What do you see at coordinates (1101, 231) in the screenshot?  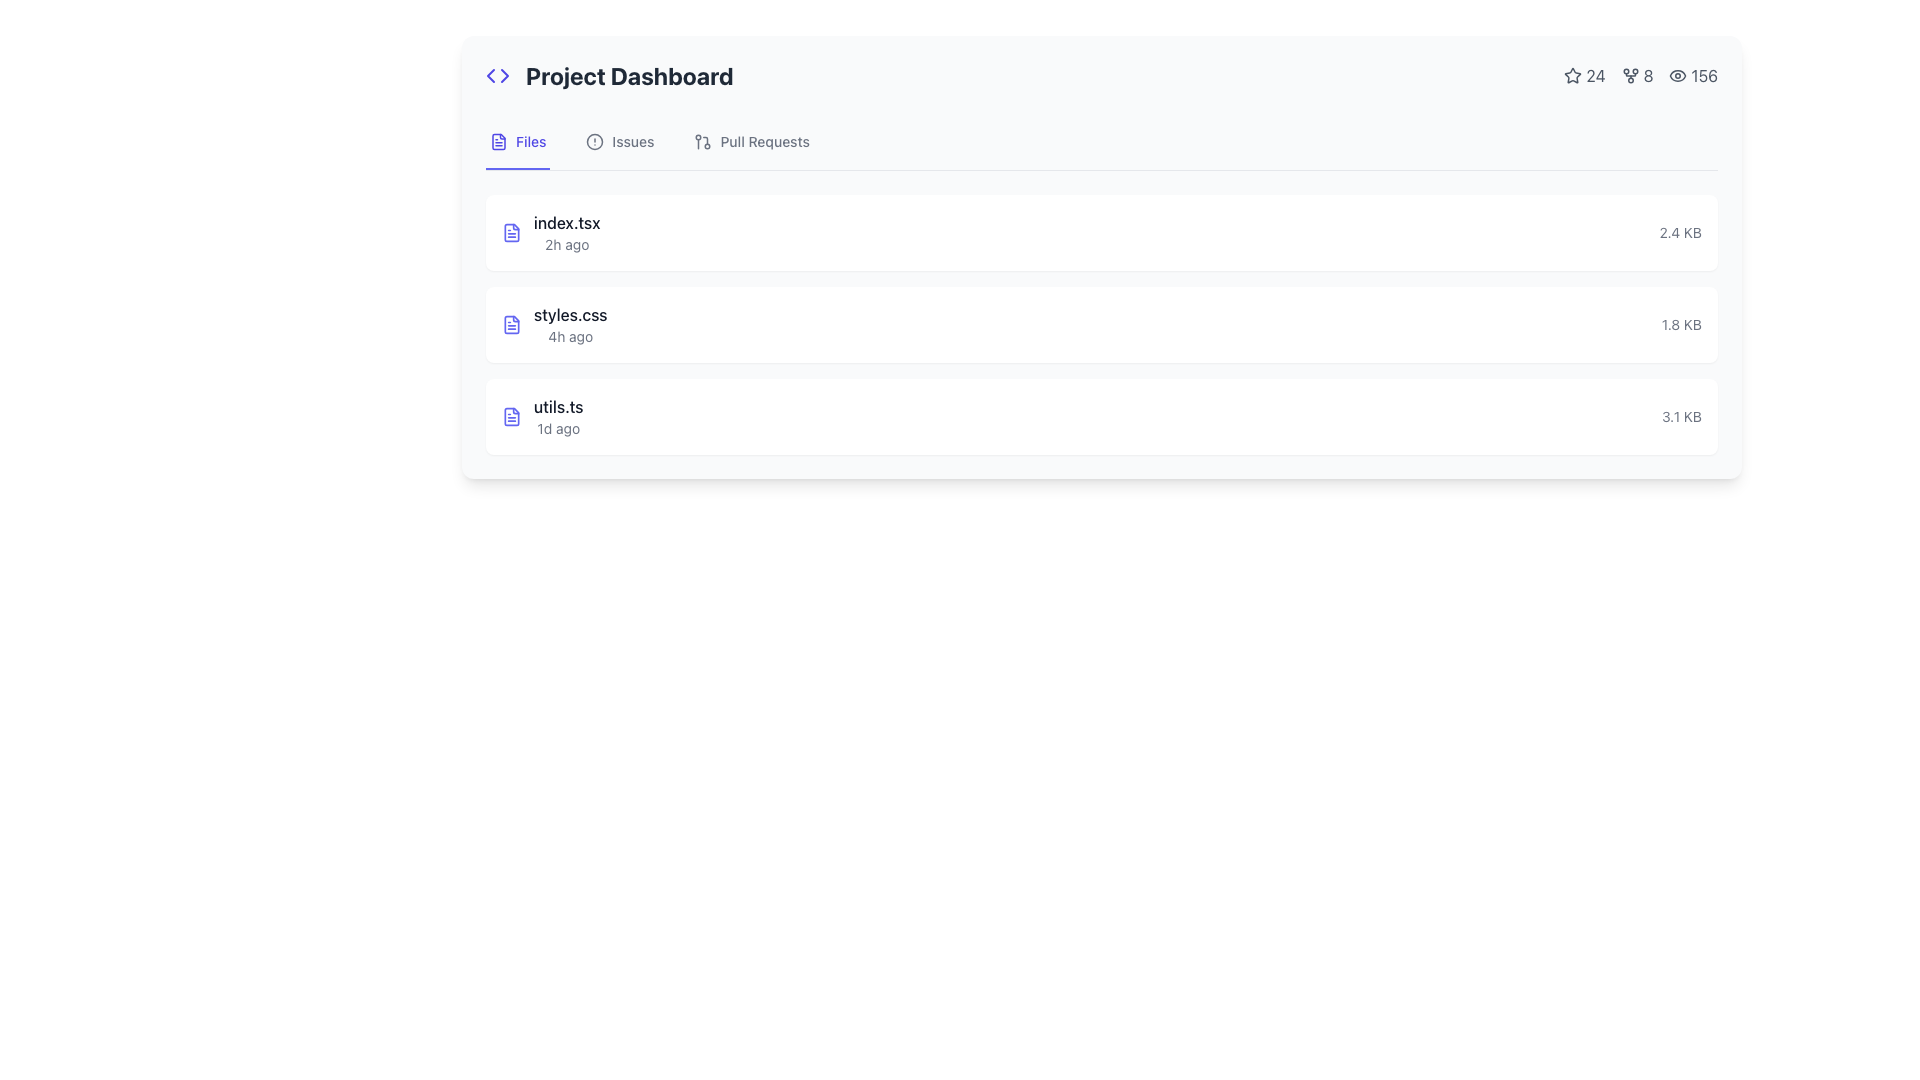 I see `the information display row containing the file name 'index.tsx', the timestamp '2h ago', and the file size '2.4 KB'` at bounding box center [1101, 231].